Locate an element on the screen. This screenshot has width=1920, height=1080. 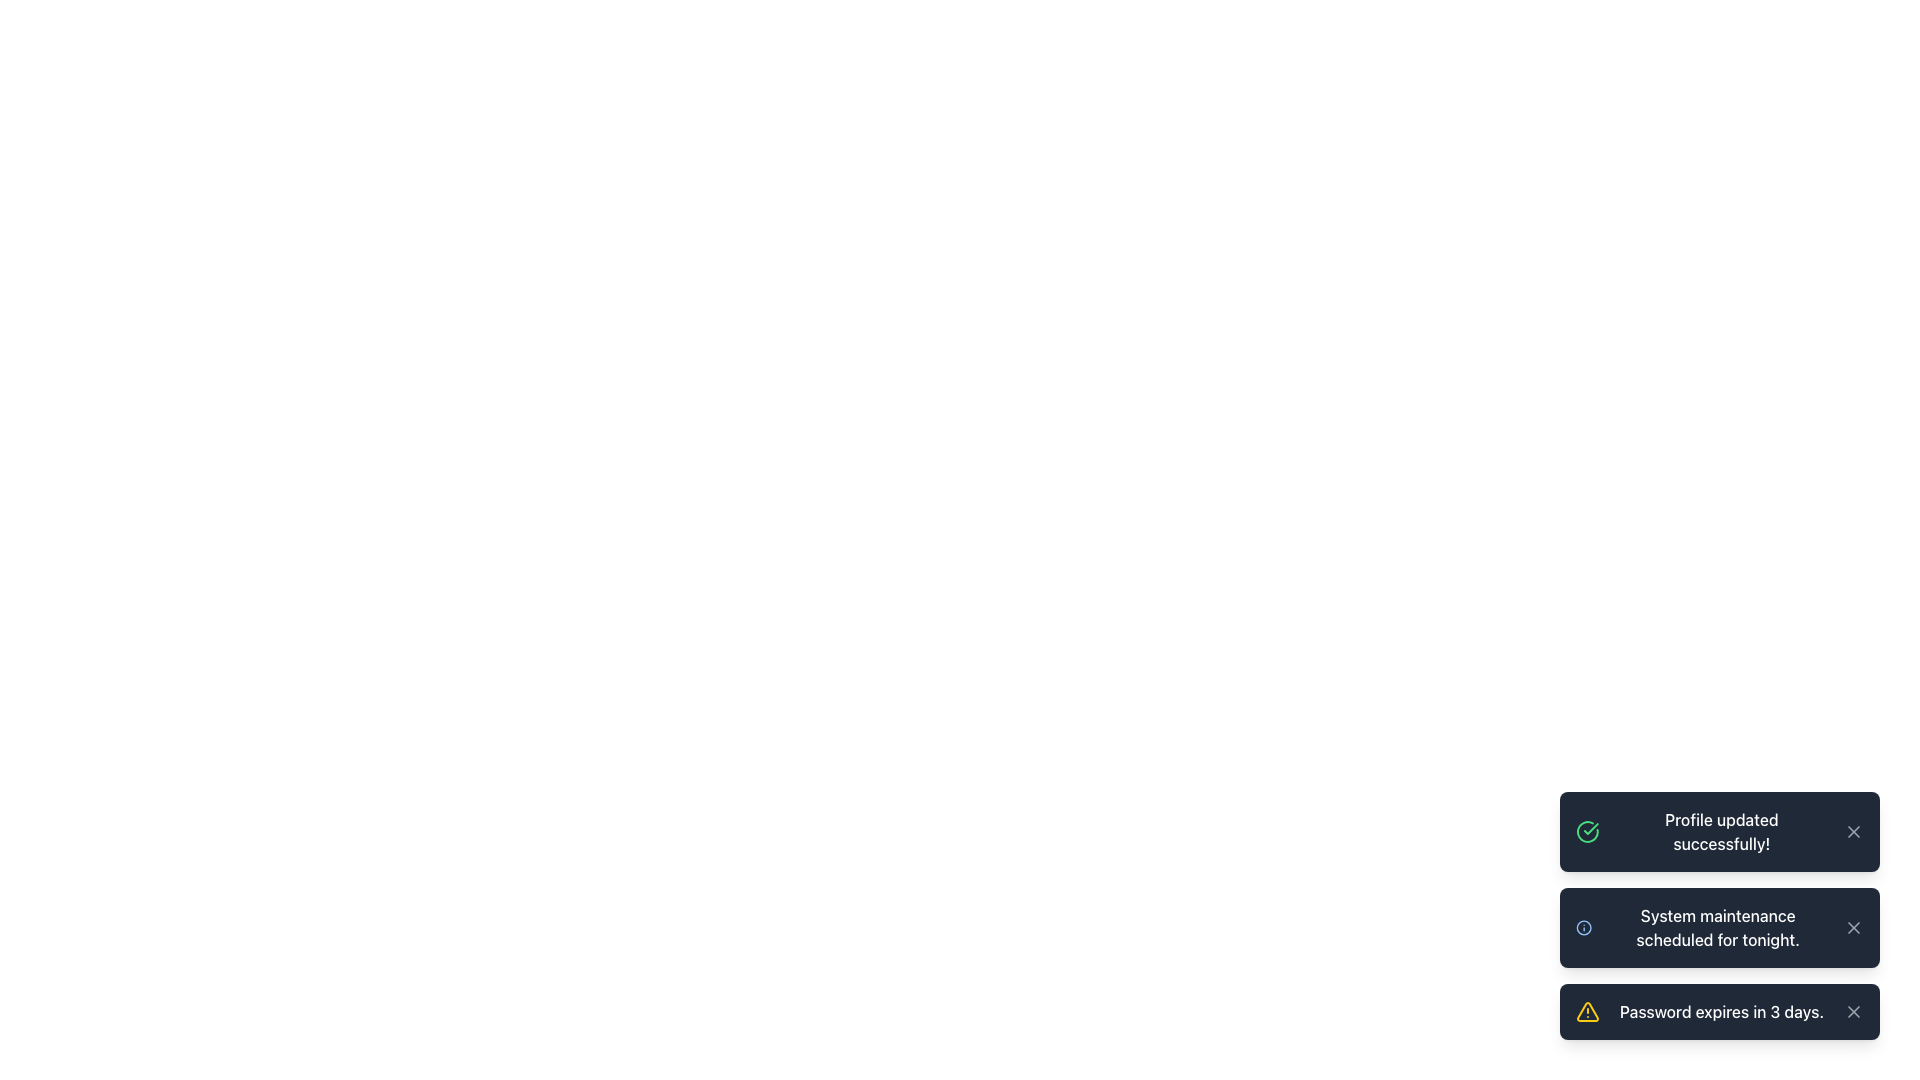
the close button icon located on the right side of the notification card that dismisses the notification for 'Password expires in 3 days.' is located at coordinates (1852, 1011).